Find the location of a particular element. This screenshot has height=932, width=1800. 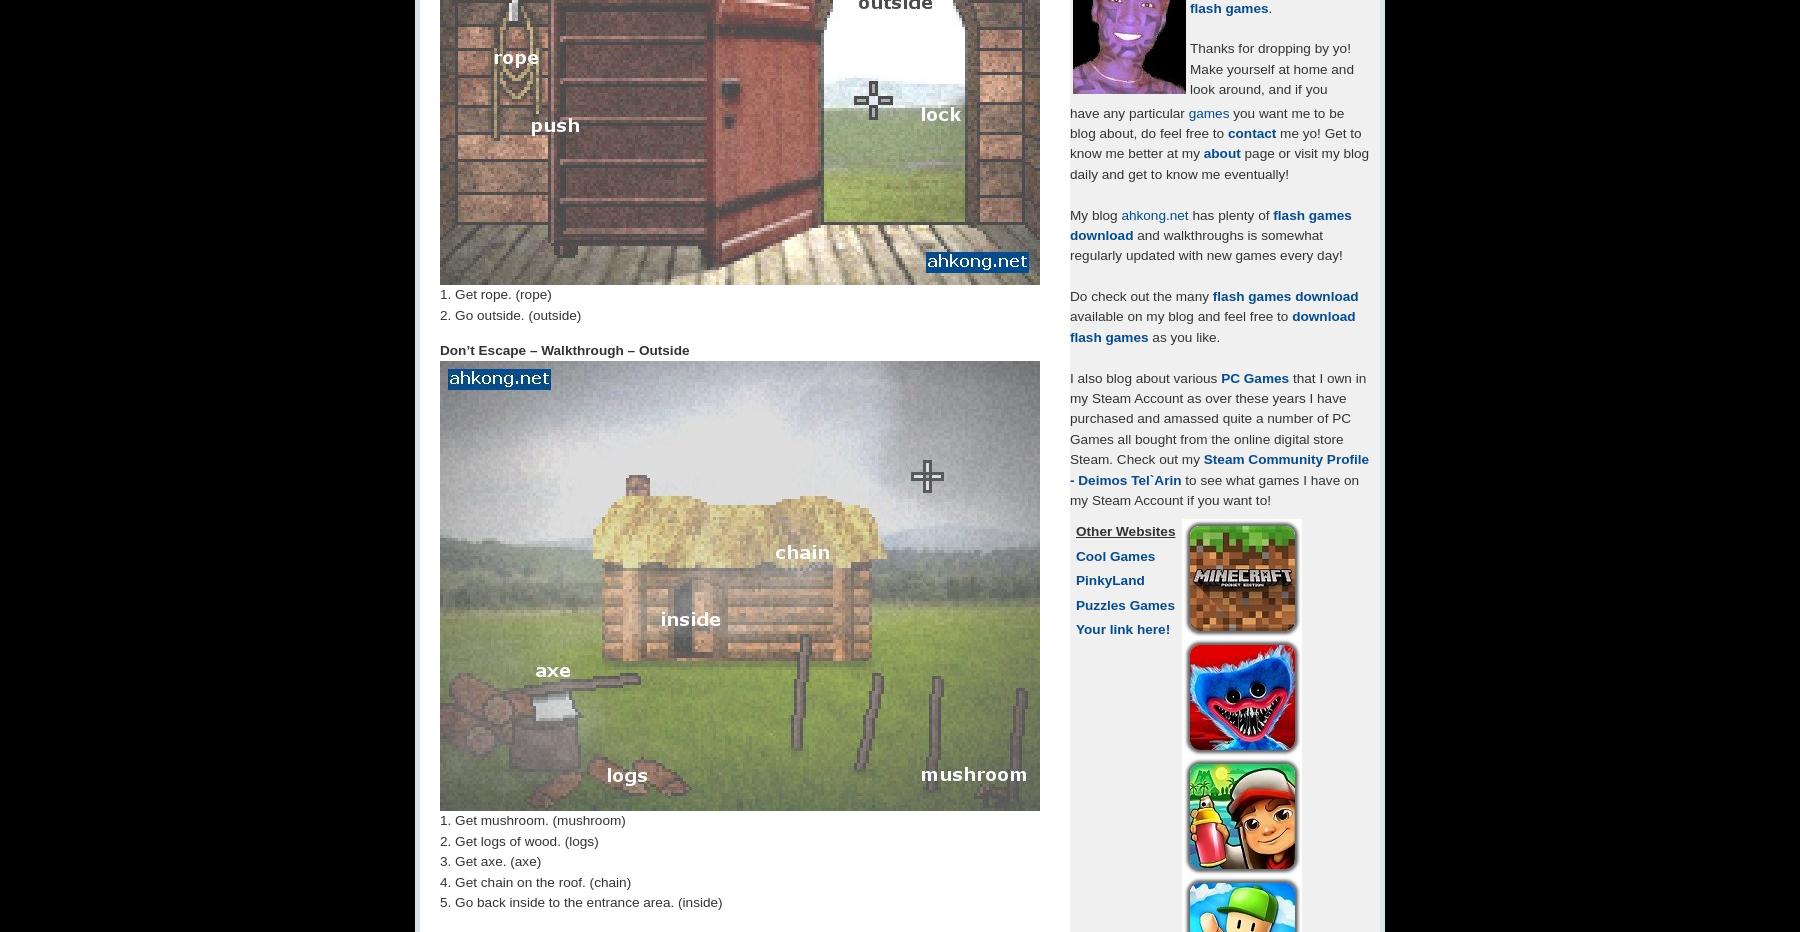

'Your link here!' is located at coordinates (1123, 627).